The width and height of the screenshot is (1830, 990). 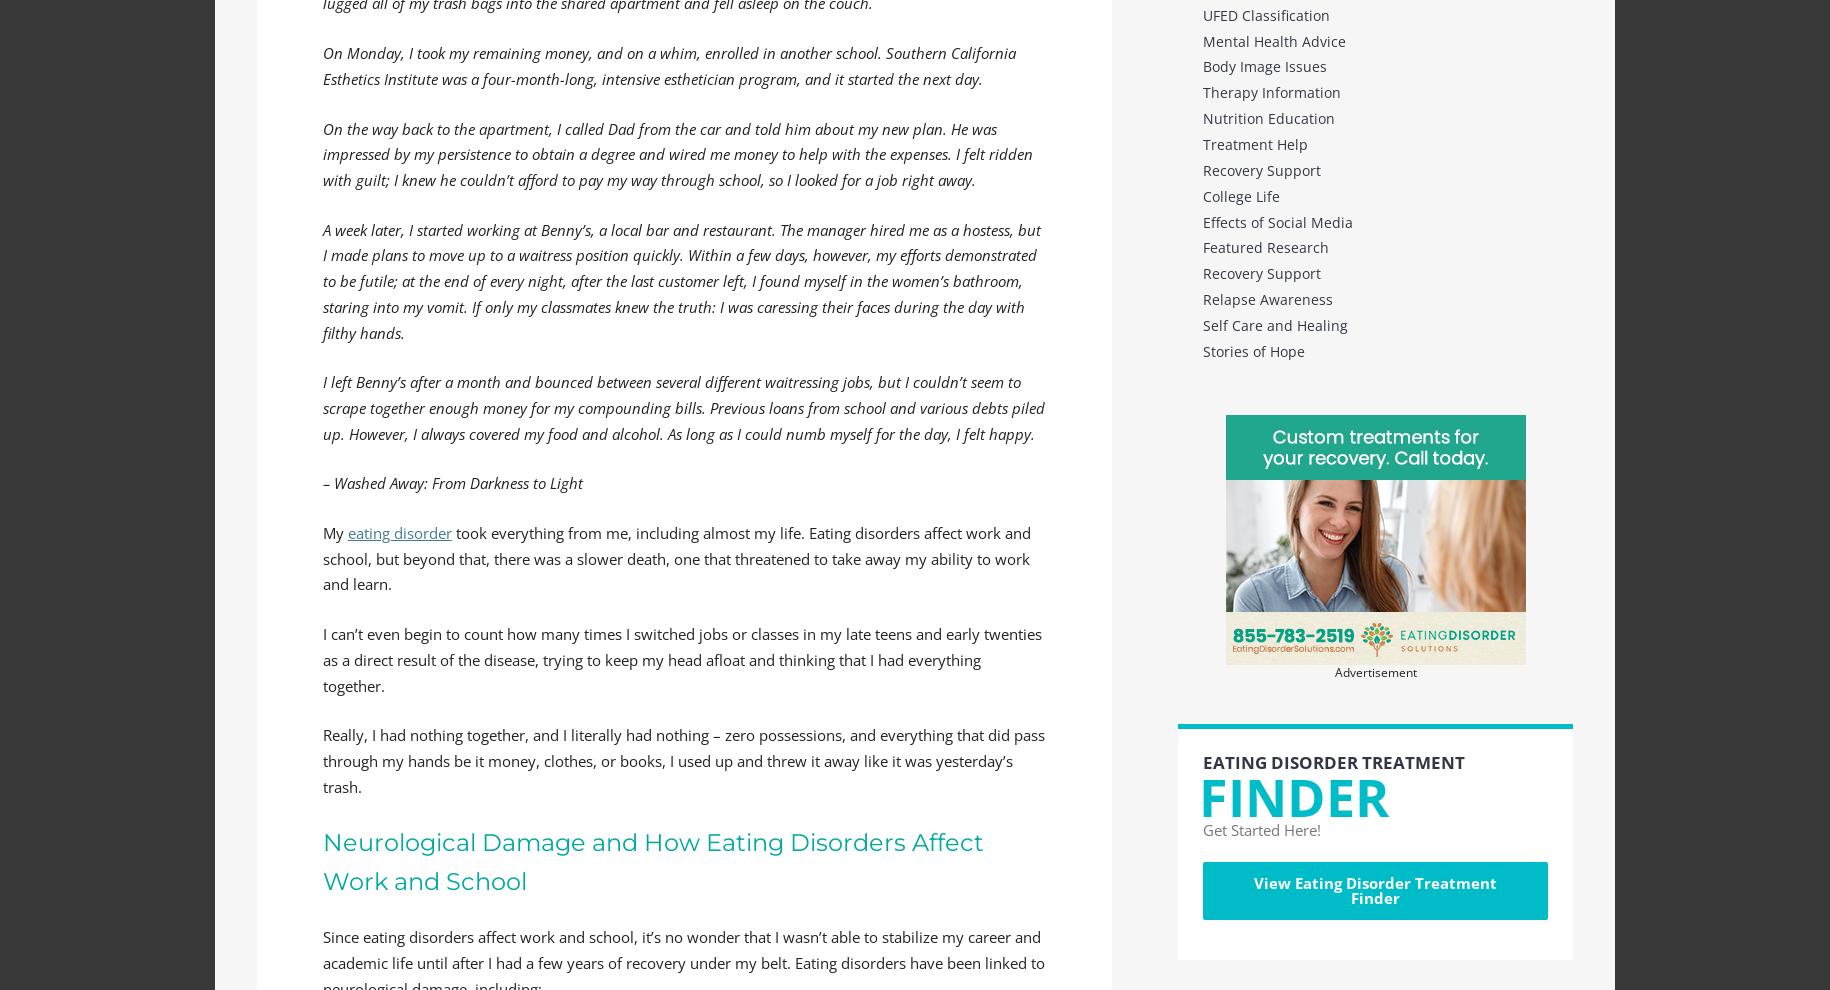 What do you see at coordinates (1265, 66) in the screenshot?
I see `'Body Image Issues'` at bounding box center [1265, 66].